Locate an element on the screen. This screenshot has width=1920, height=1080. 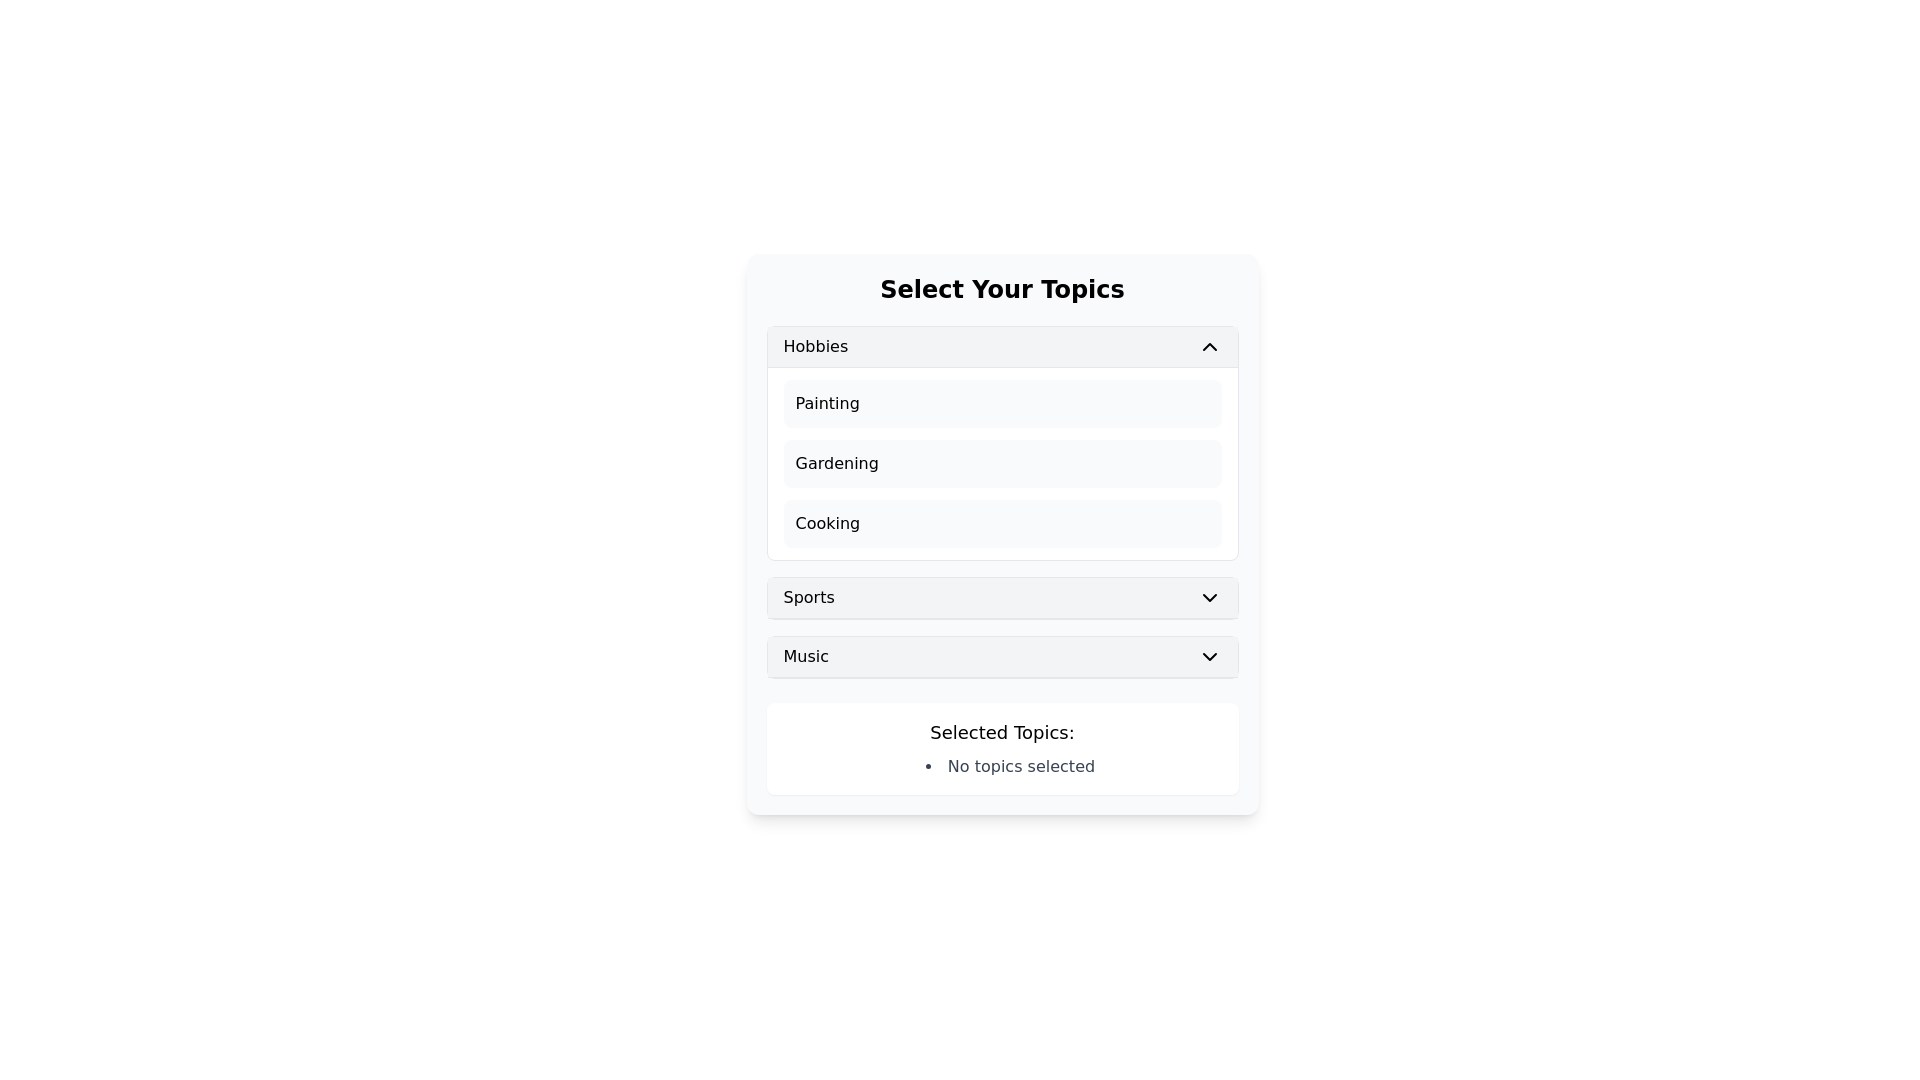
the 'Cooking' text label, which is styled in bold sans-serif font and is part of a selectable list of hobby topics is located at coordinates (827, 523).